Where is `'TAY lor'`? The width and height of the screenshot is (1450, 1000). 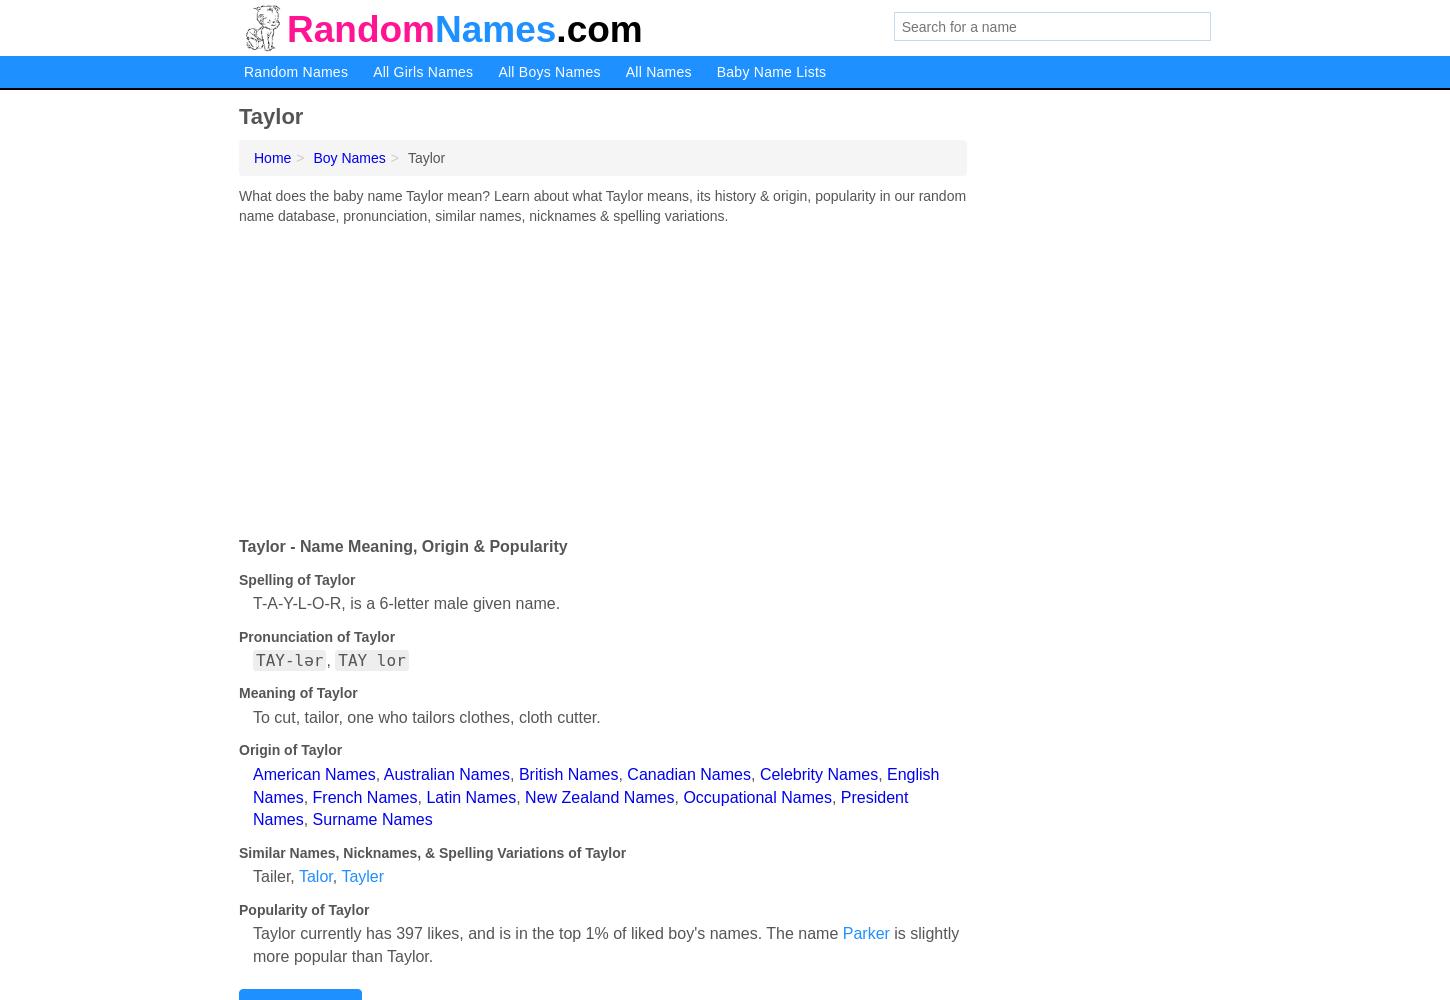 'TAY lor' is located at coordinates (370, 660).